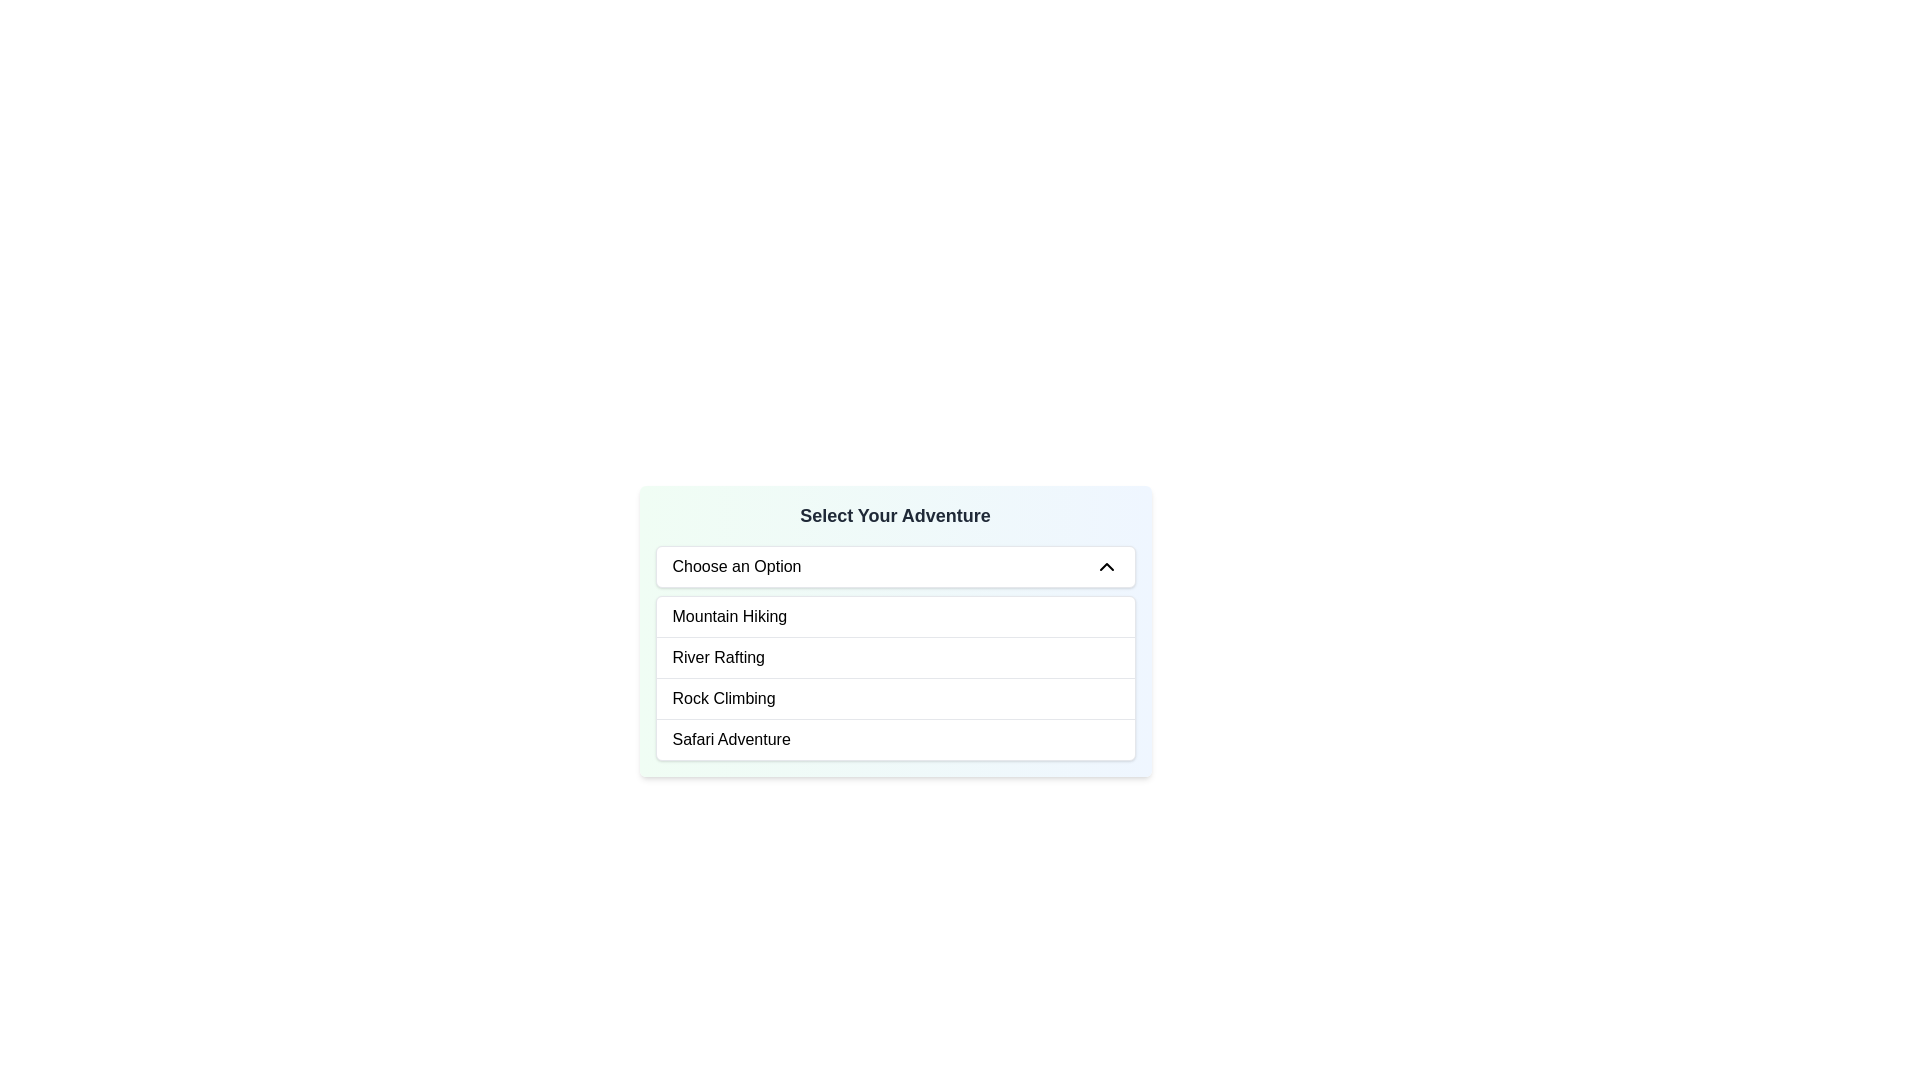 This screenshot has width=1920, height=1080. What do you see at coordinates (730, 740) in the screenshot?
I see `the 'Safari Adventure' text label, which is the fourth item in the dropdown menu beneath 'Rock Climbing'` at bounding box center [730, 740].